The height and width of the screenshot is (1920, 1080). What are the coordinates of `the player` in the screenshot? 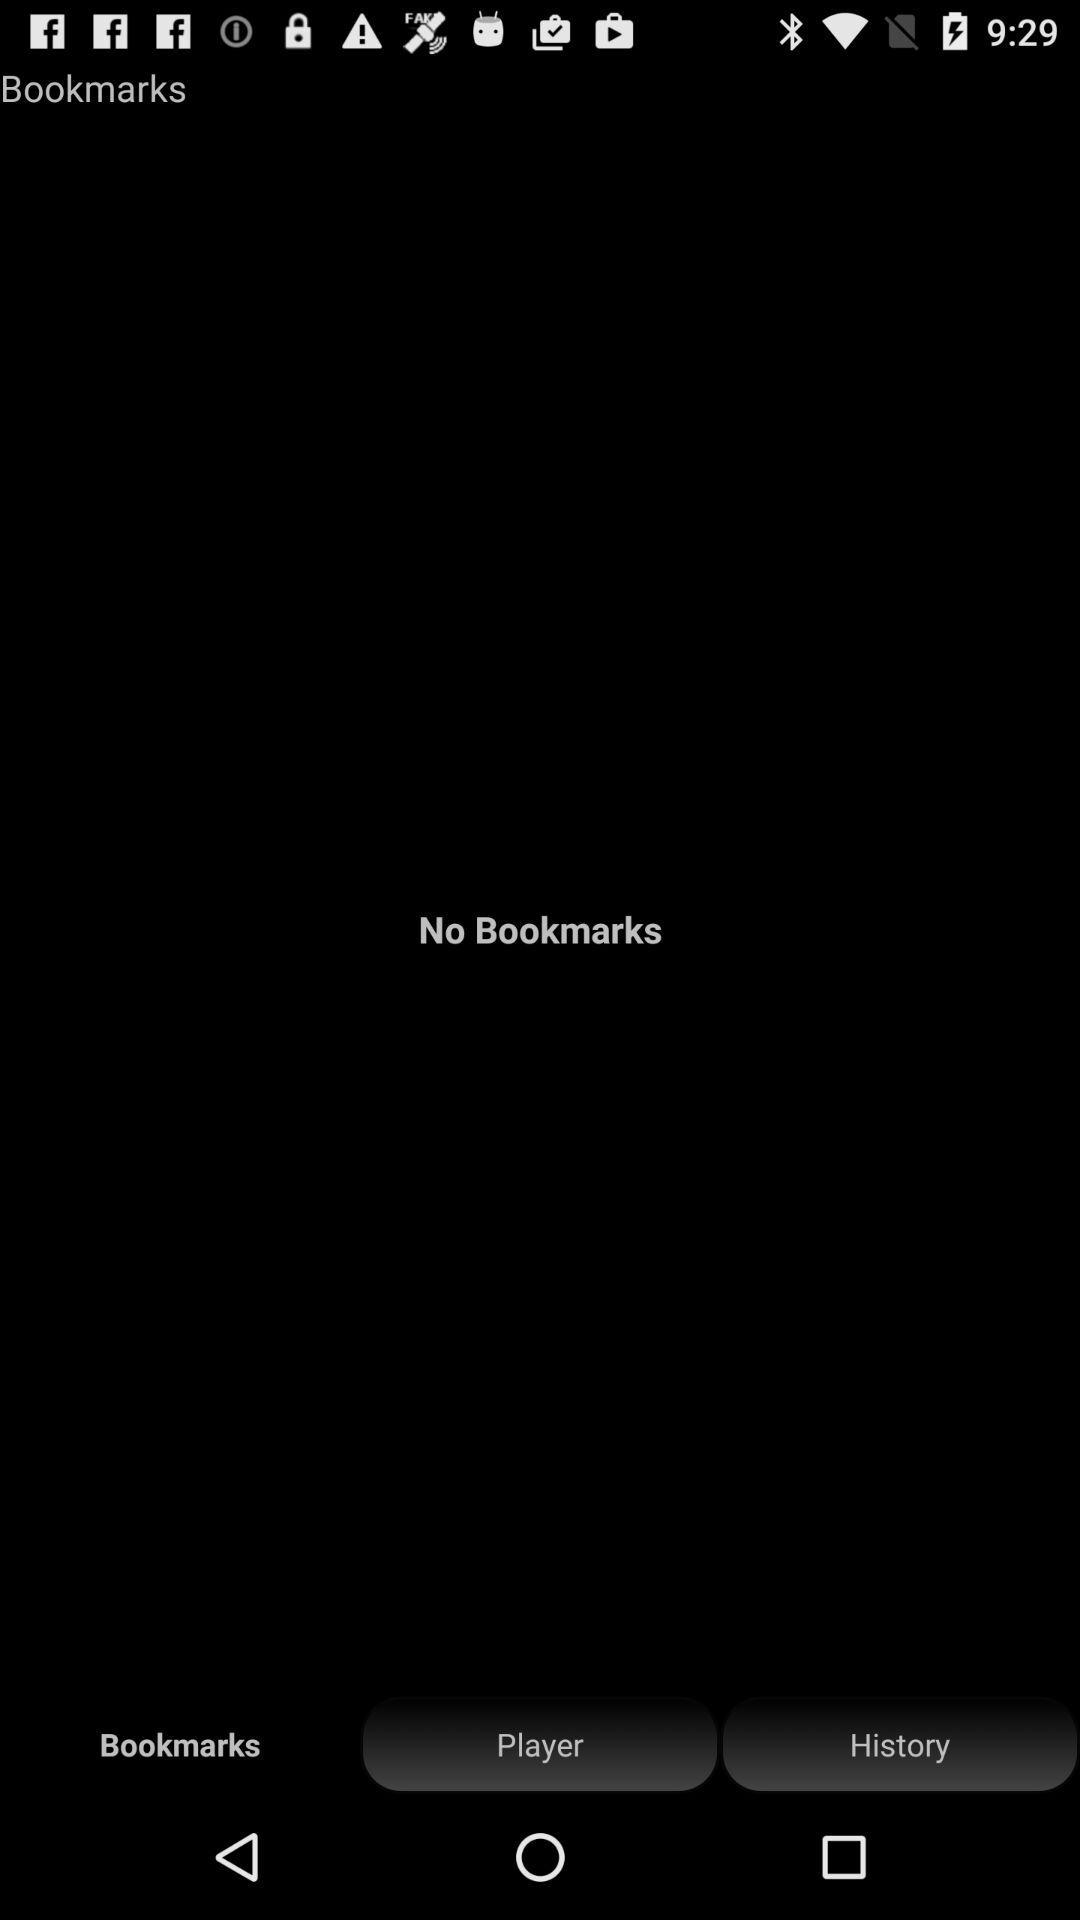 It's located at (540, 1744).